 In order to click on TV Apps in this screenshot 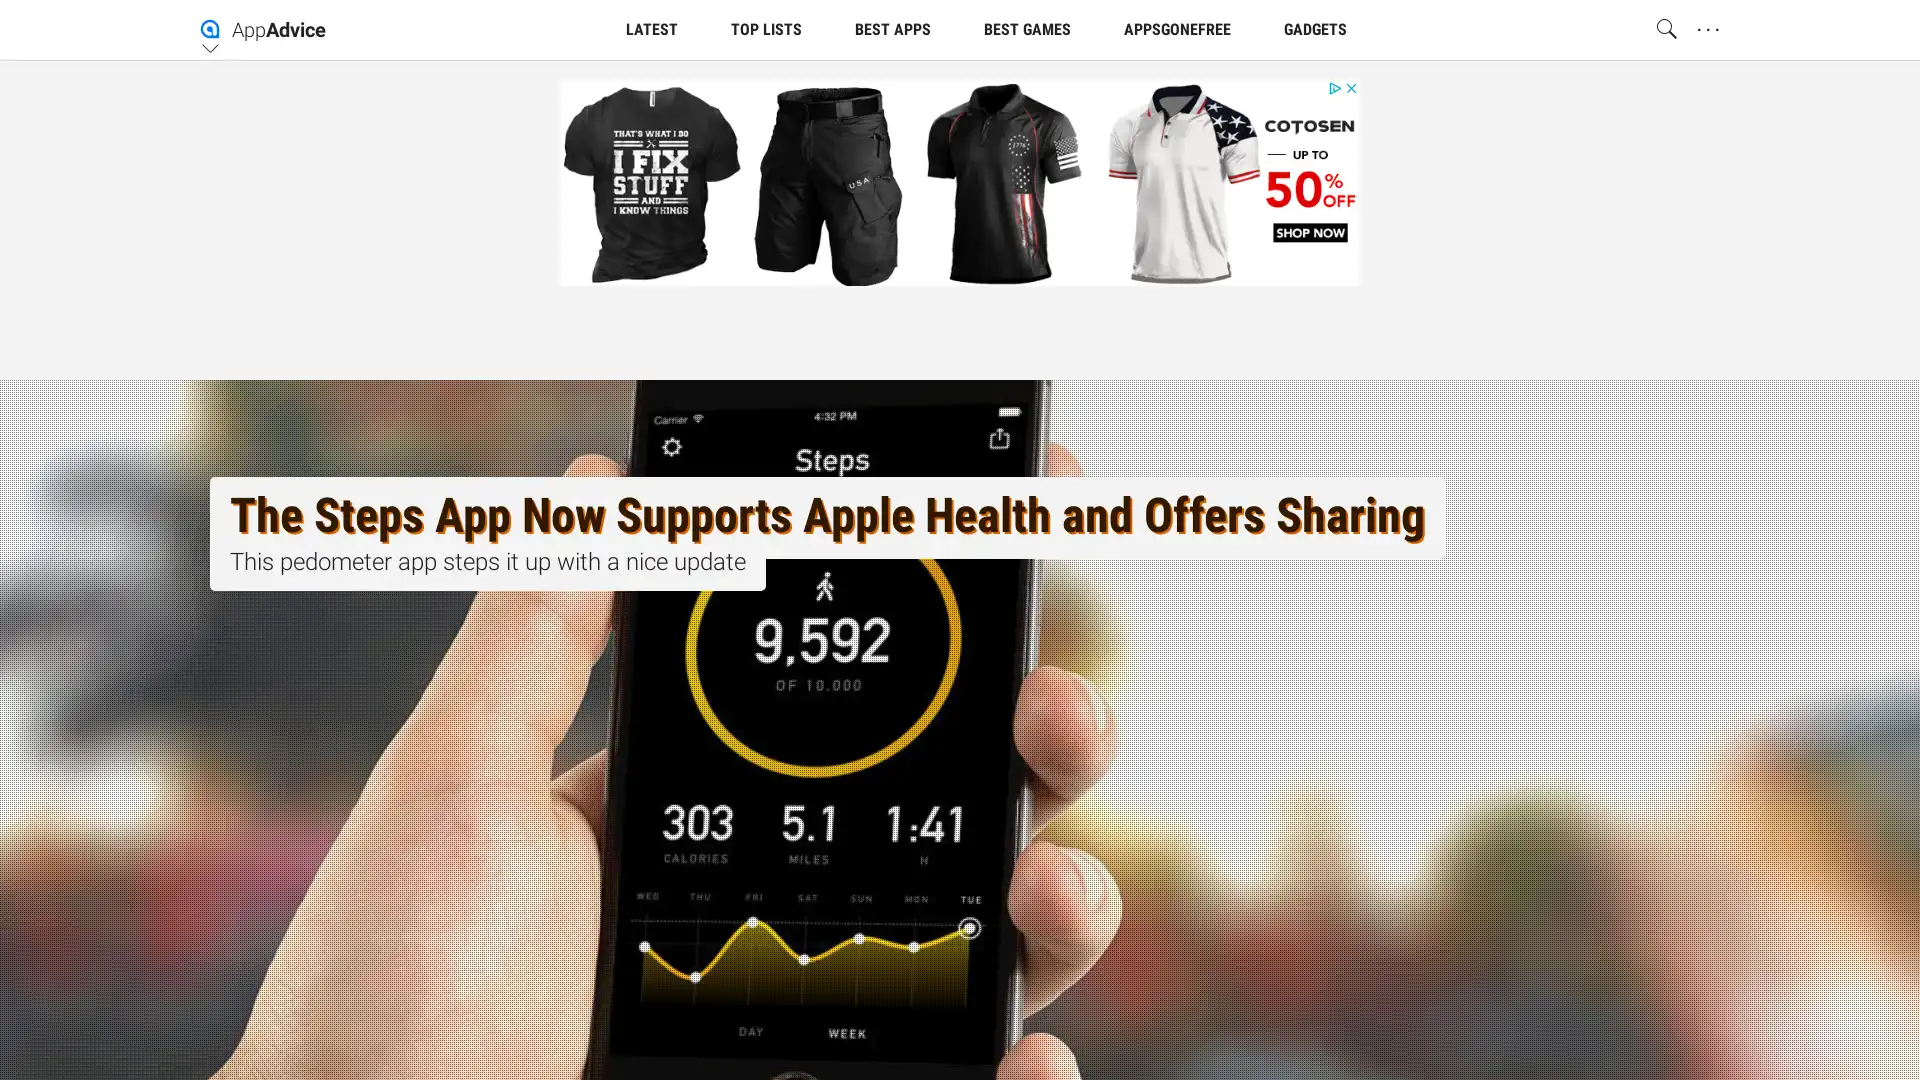, I will do `click(1245, 188)`.